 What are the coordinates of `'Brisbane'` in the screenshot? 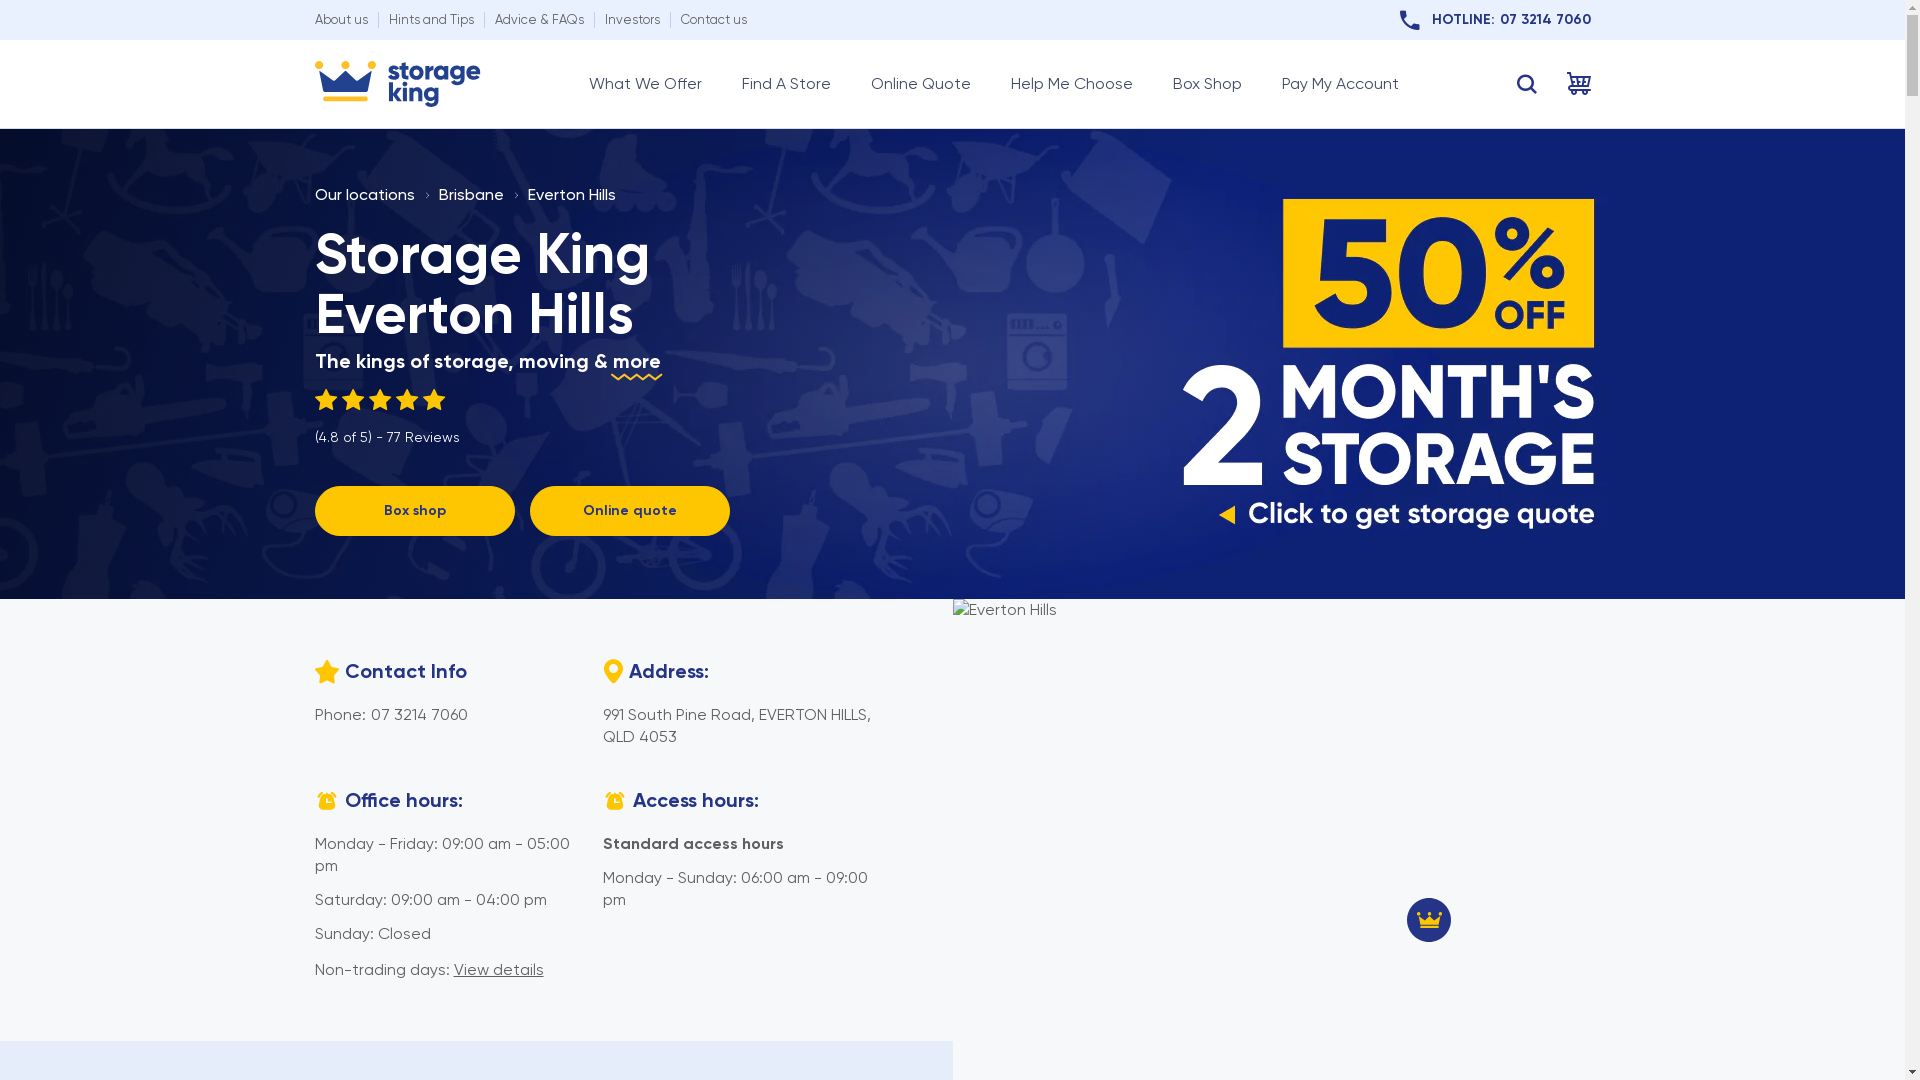 It's located at (469, 194).